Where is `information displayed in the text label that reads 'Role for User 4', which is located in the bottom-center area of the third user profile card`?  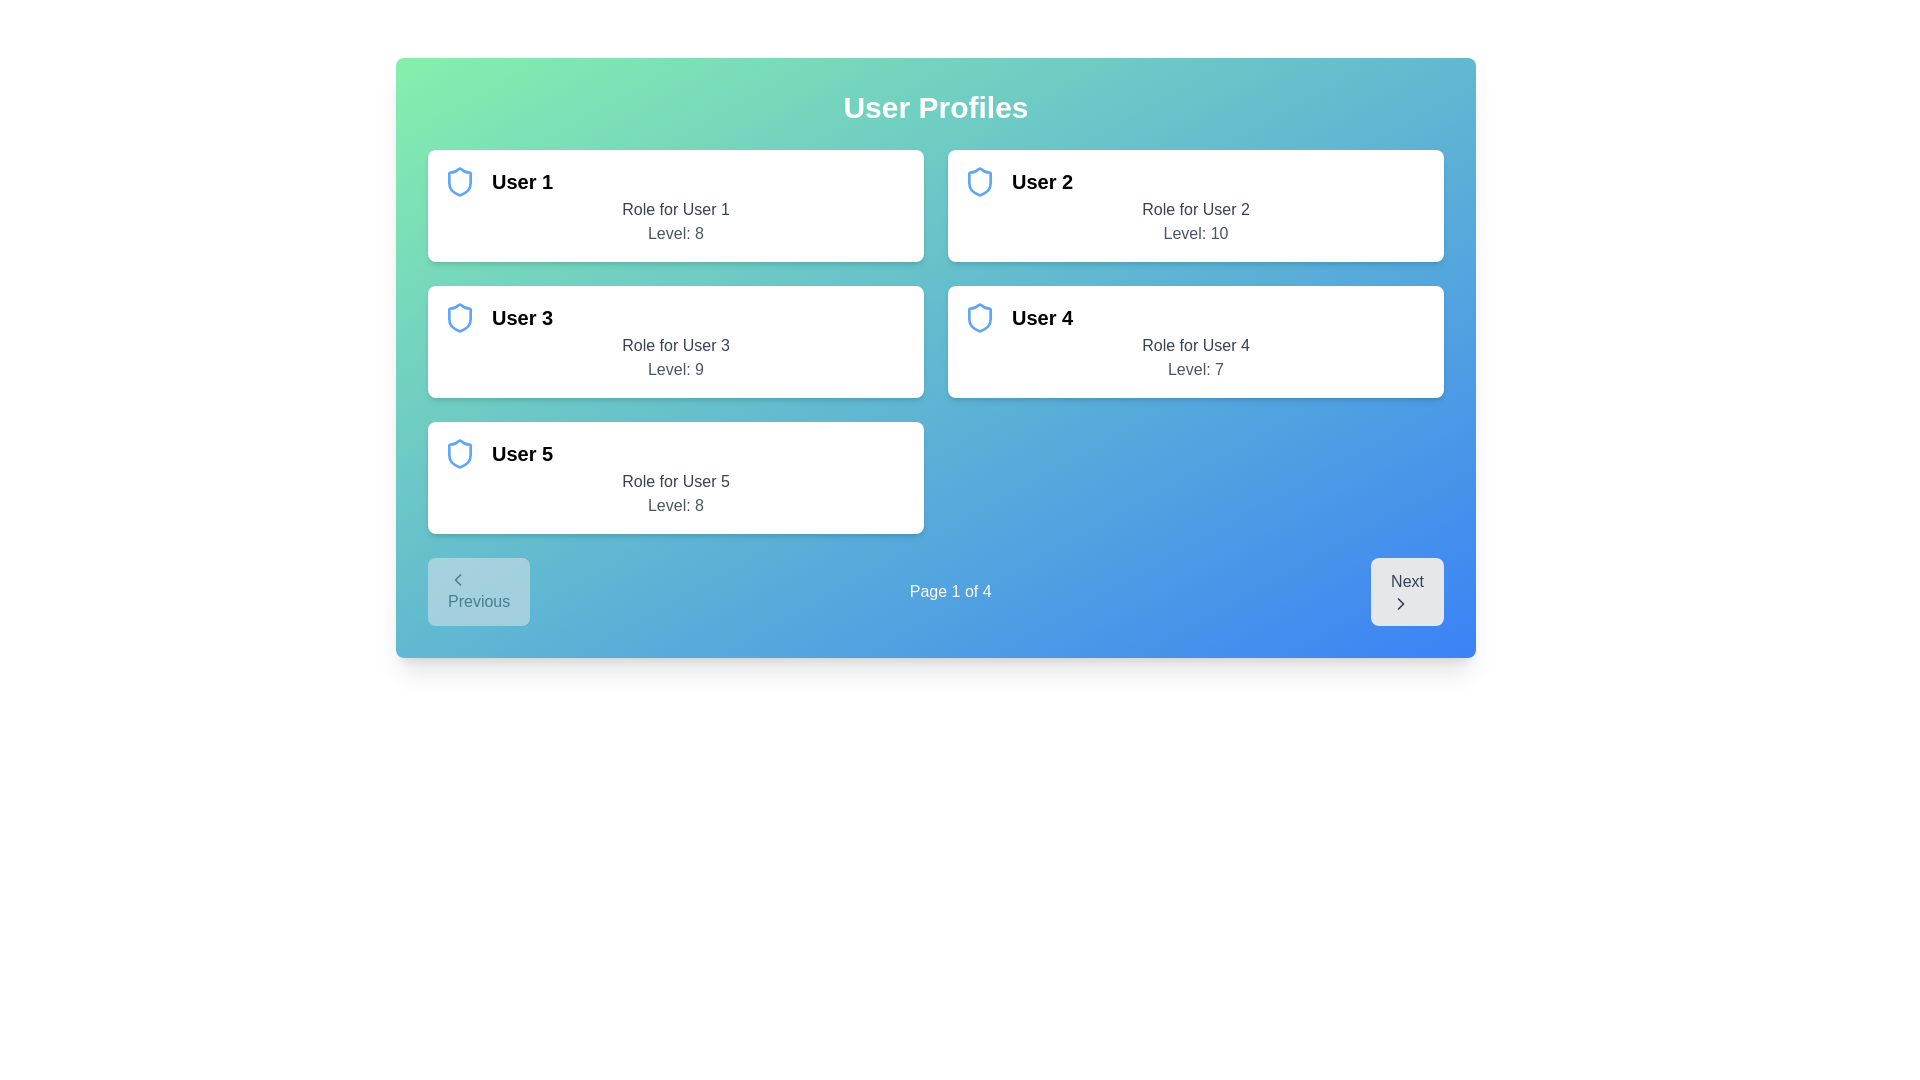 information displayed in the text label that reads 'Role for User 4', which is located in the bottom-center area of the third user profile card is located at coordinates (1195, 345).